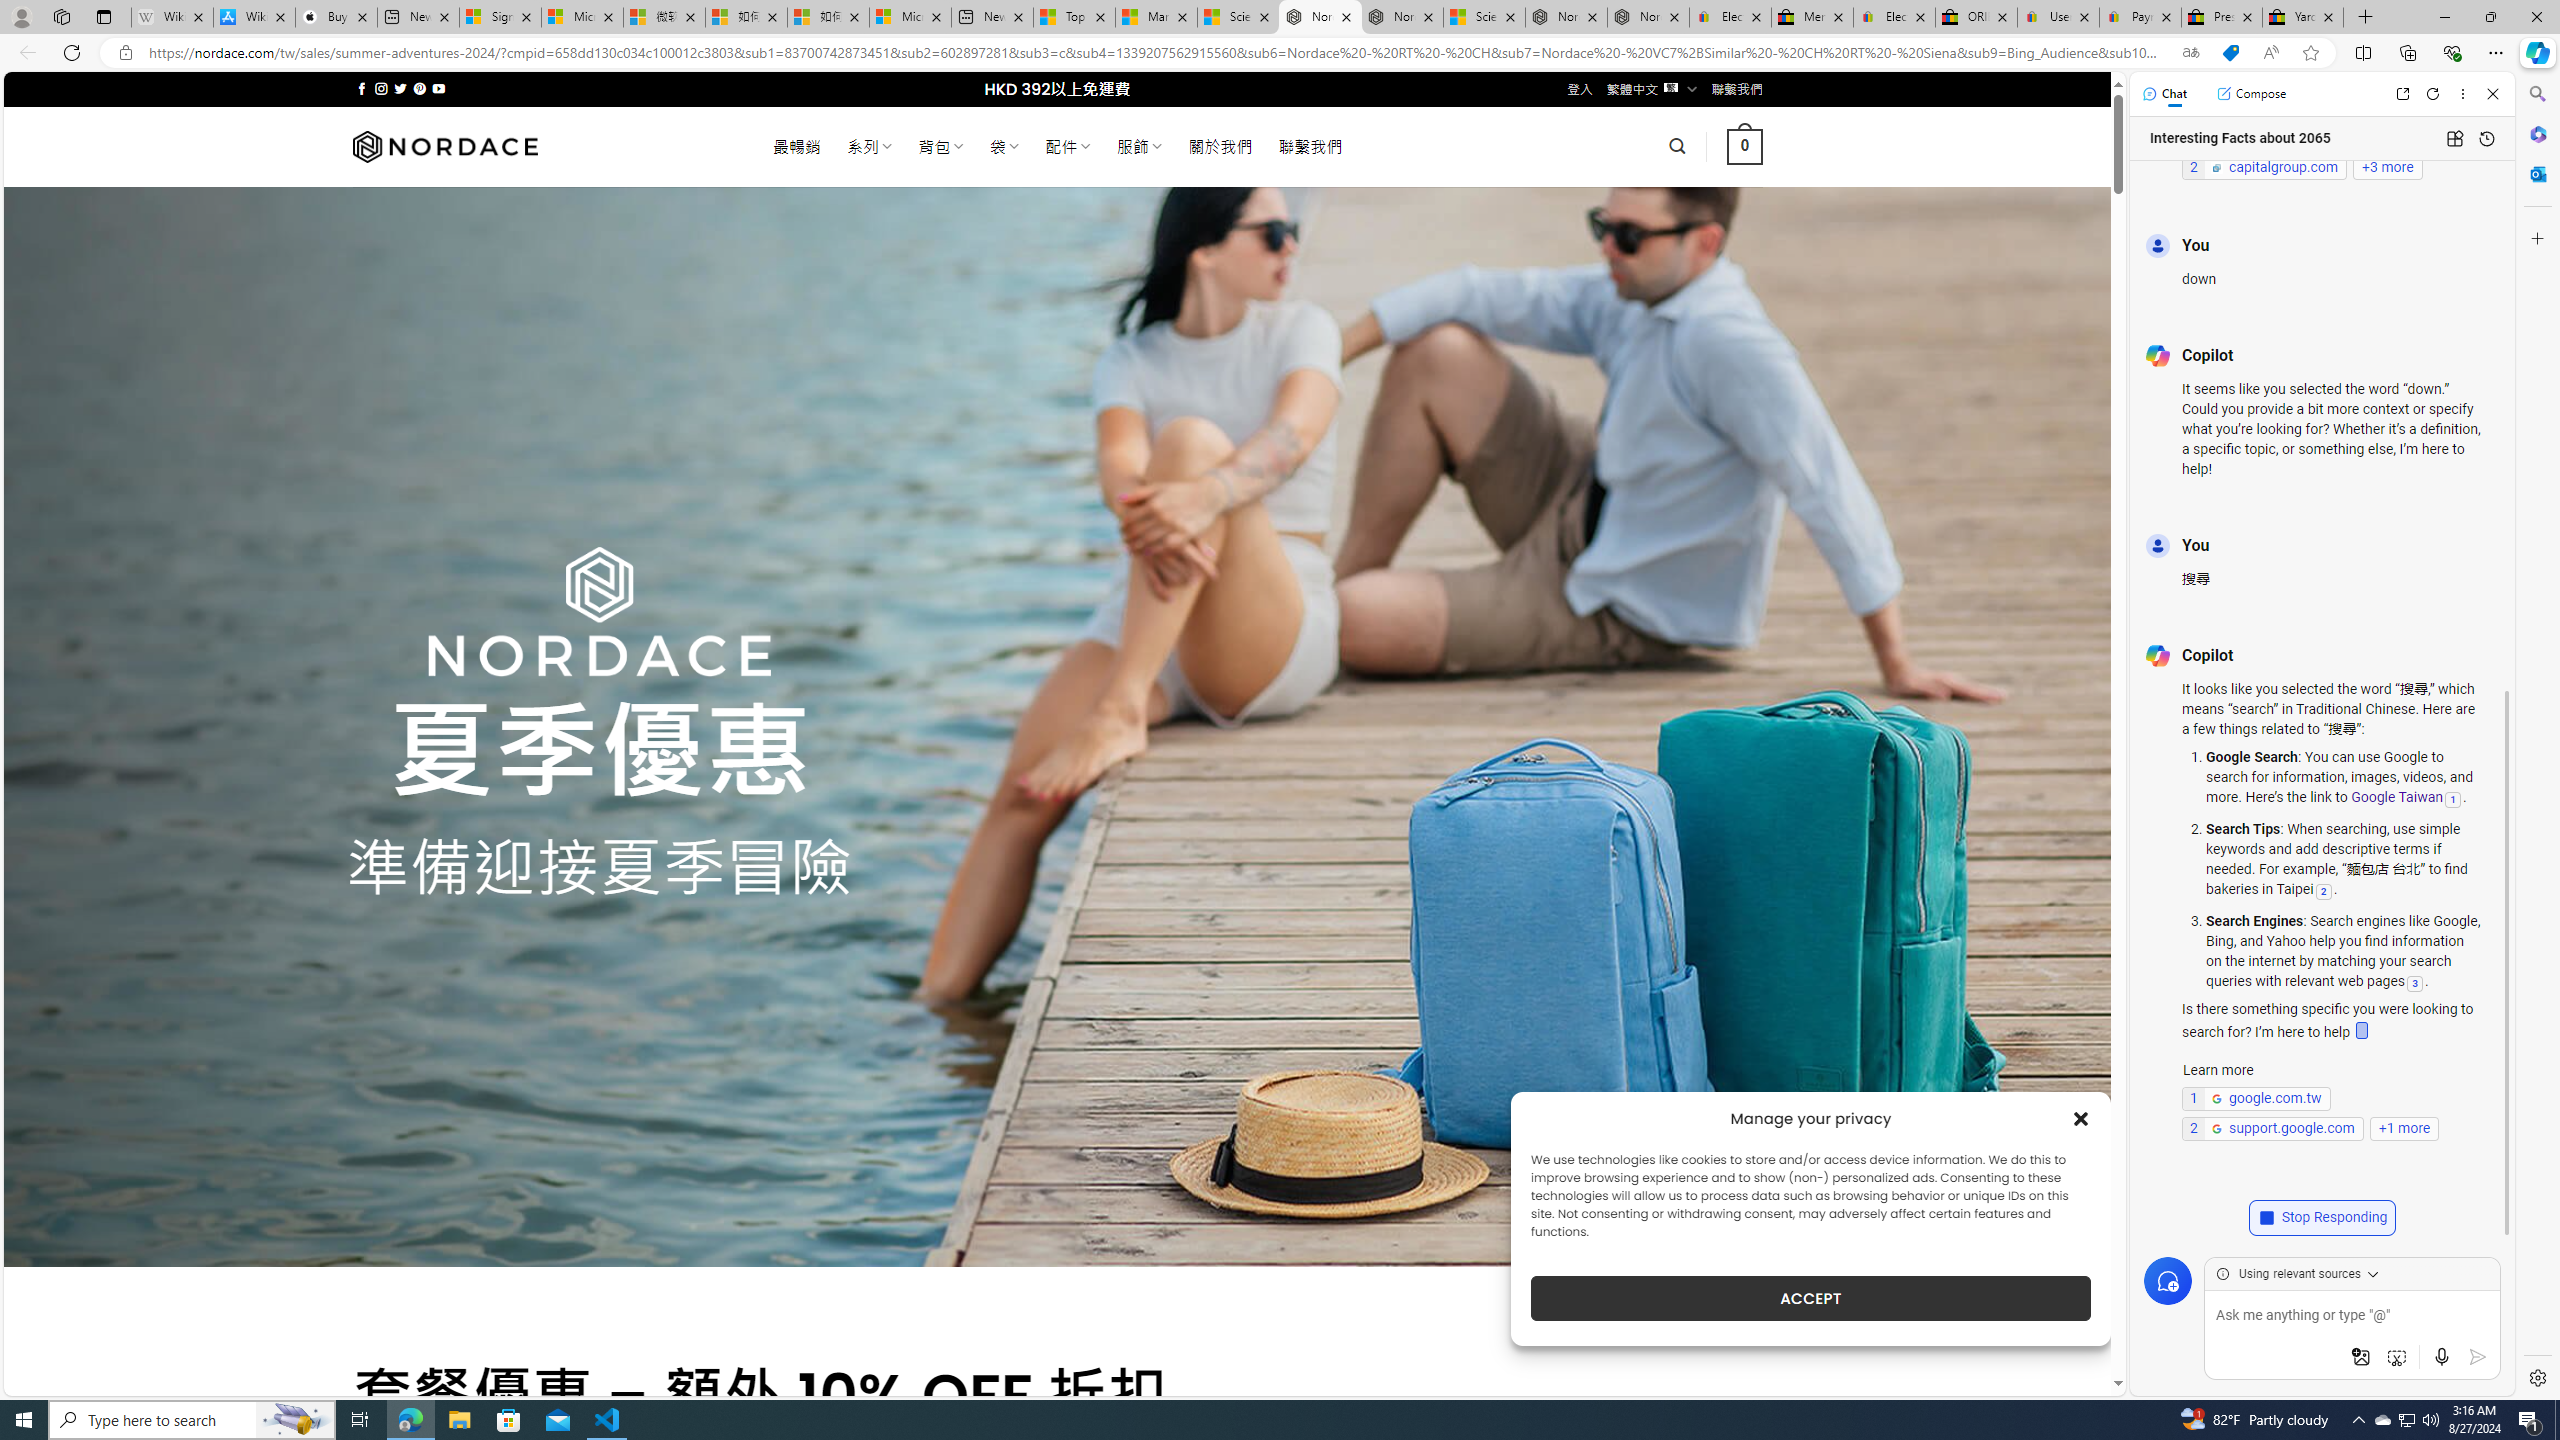  Describe the element at coordinates (335, 16) in the screenshot. I see `'Buy iPad - Apple'` at that location.